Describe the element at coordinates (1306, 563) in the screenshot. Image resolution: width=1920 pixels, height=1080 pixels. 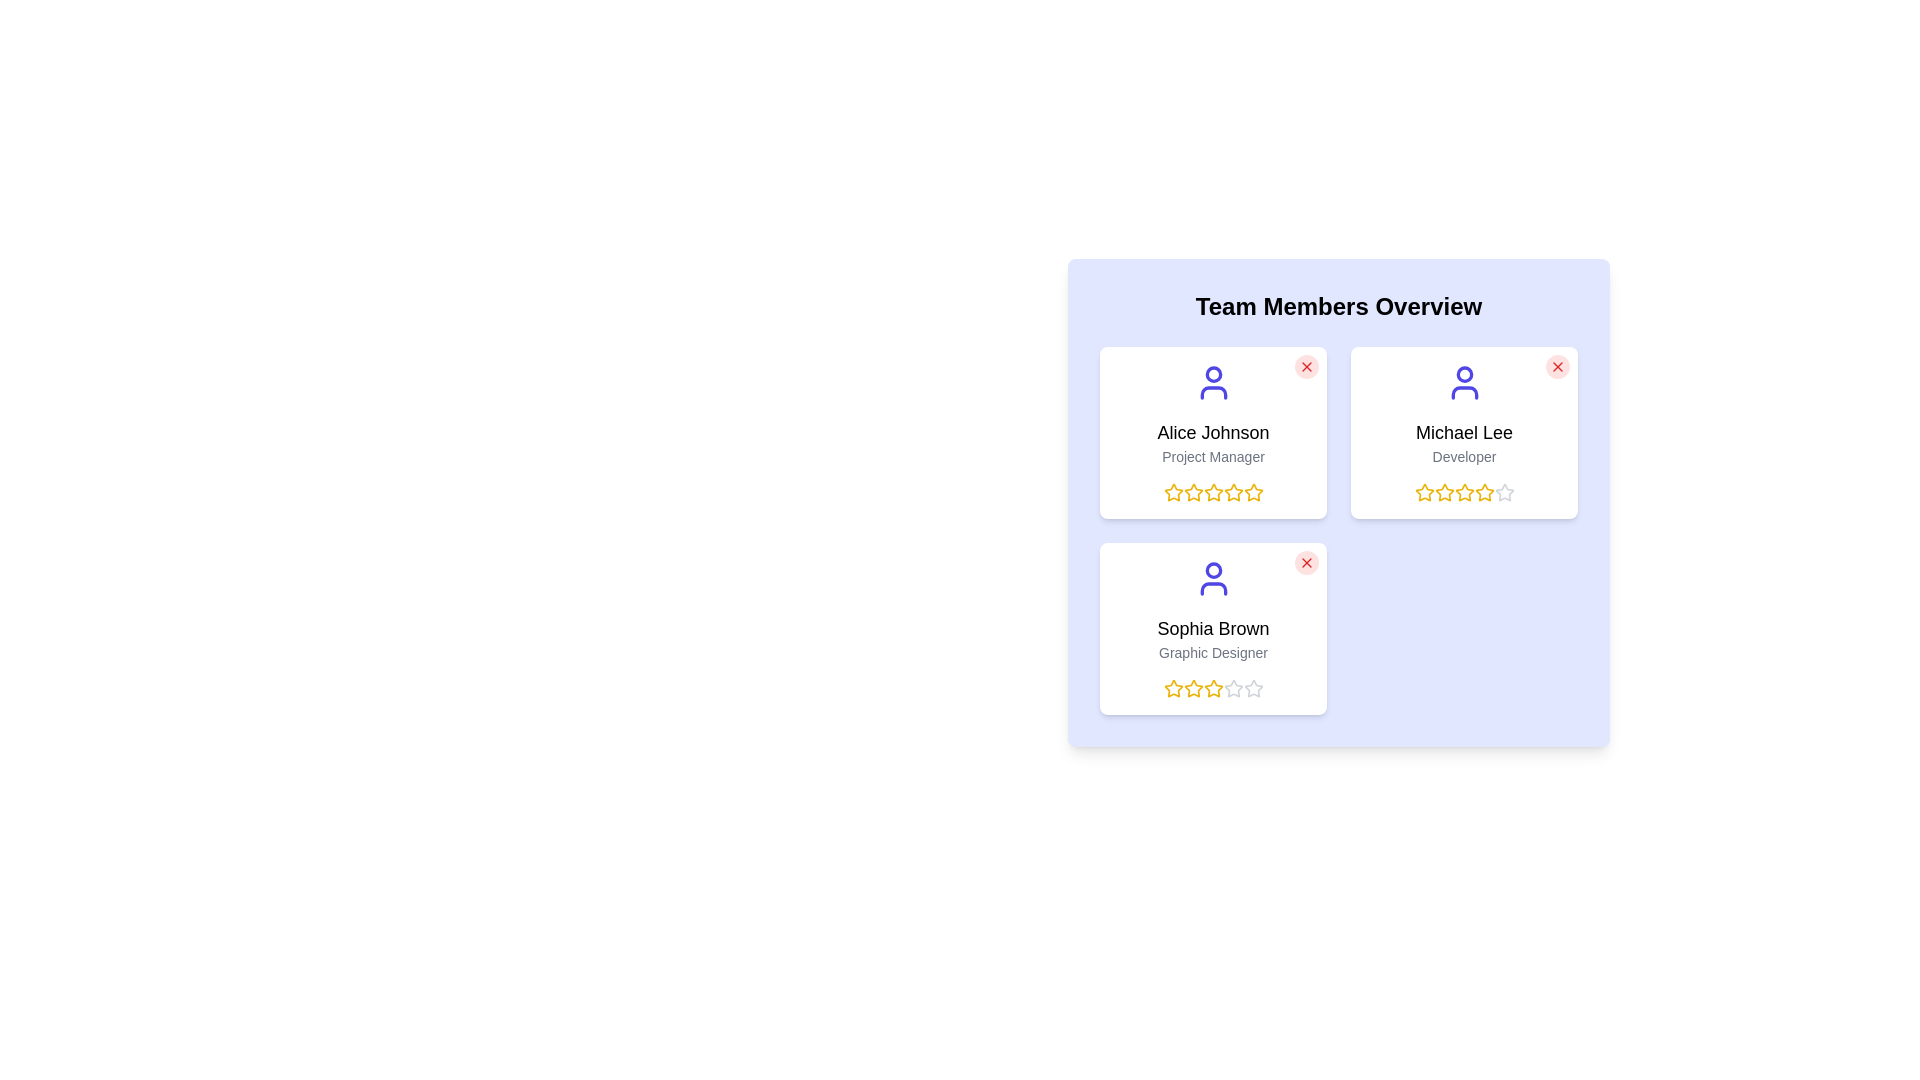
I see `close button of the team member with name Sophia Brown` at that location.